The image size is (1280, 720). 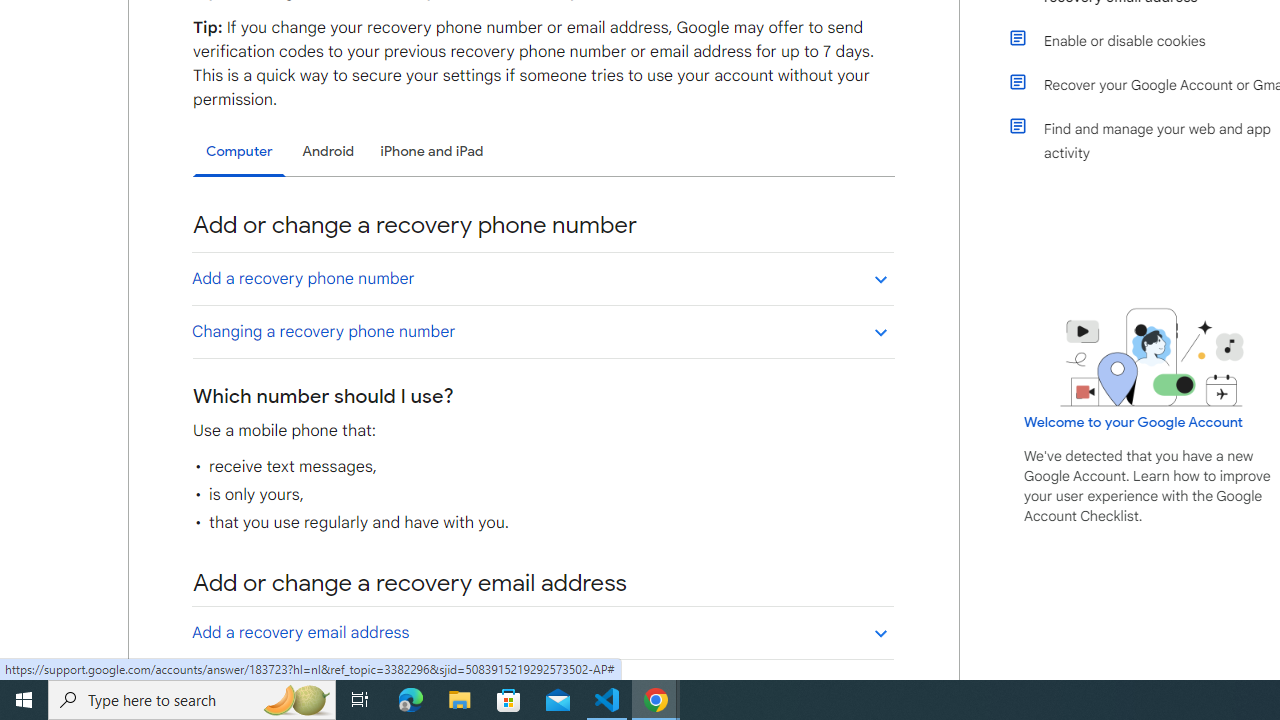 I want to click on 'Learning Center home page image', so click(x=1152, y=356).